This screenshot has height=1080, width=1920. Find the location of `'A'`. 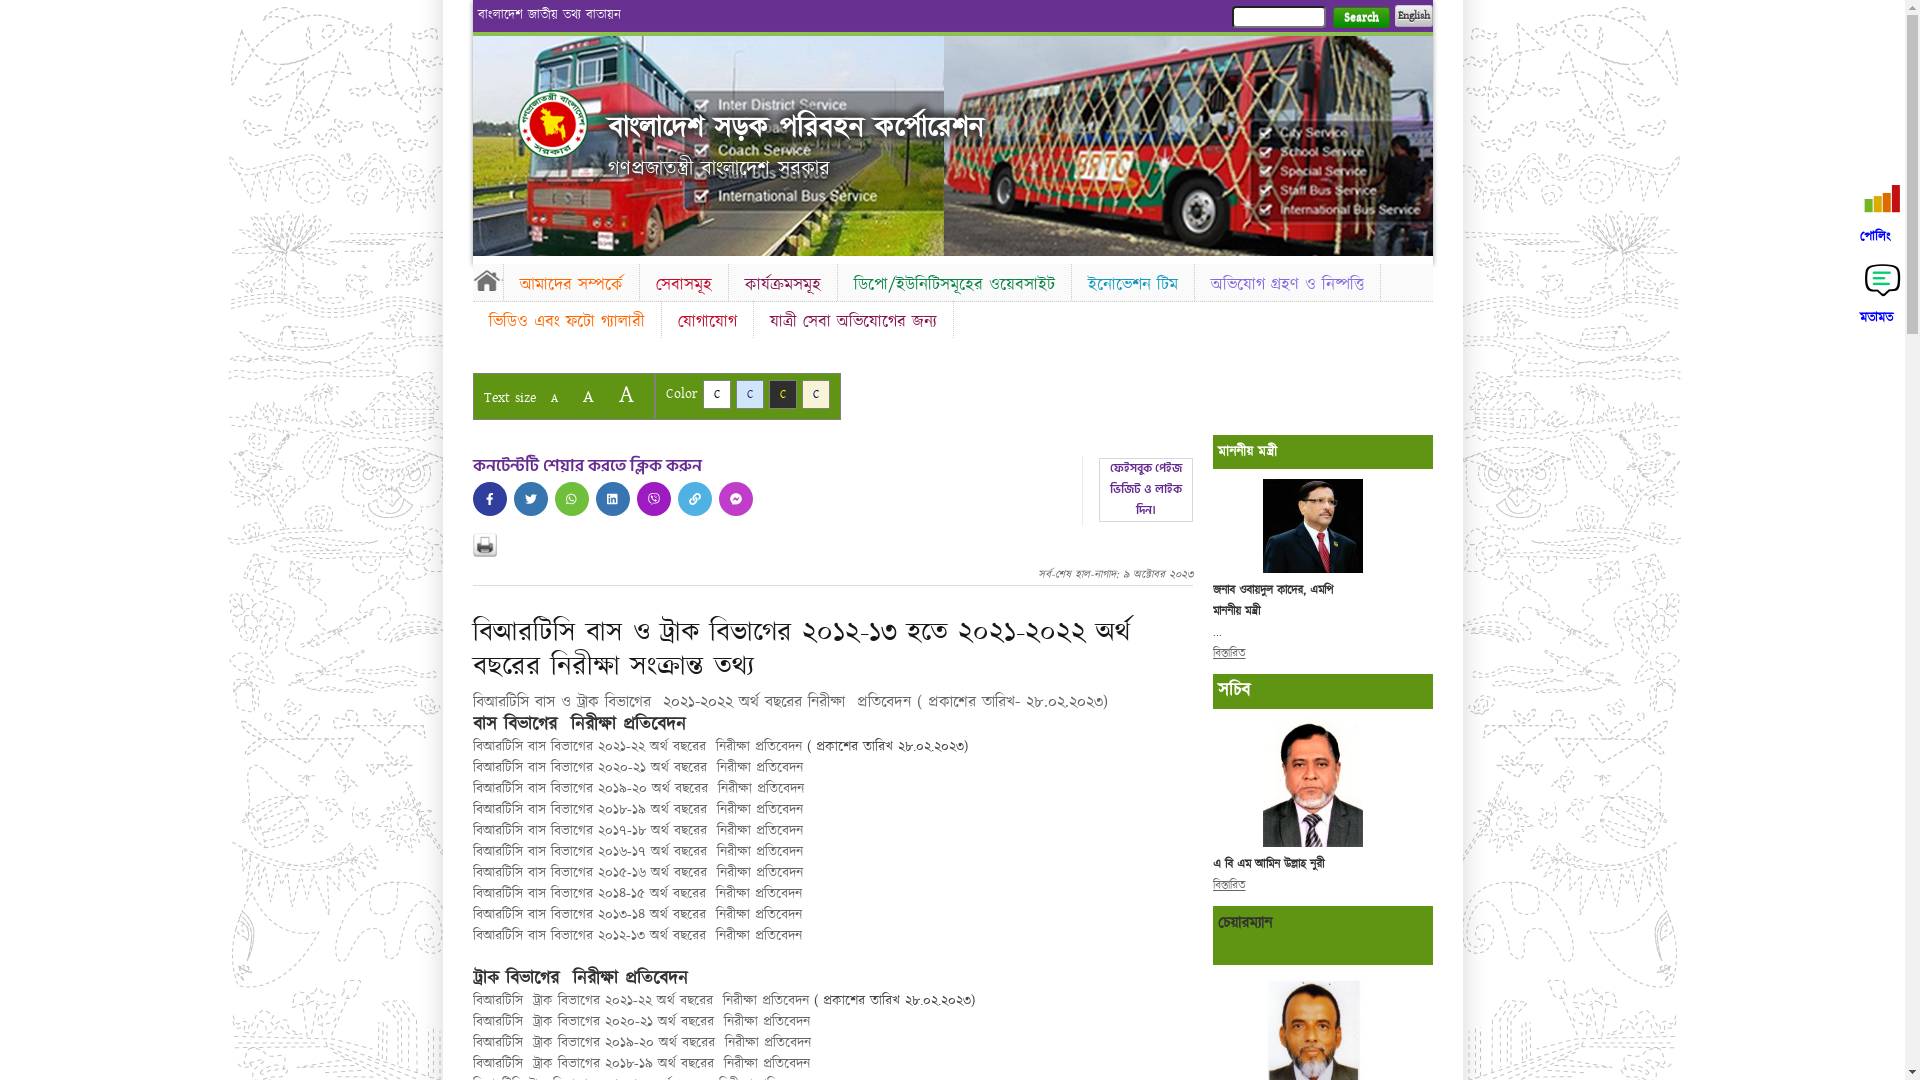

'A' is located at coordinates (586, 396).